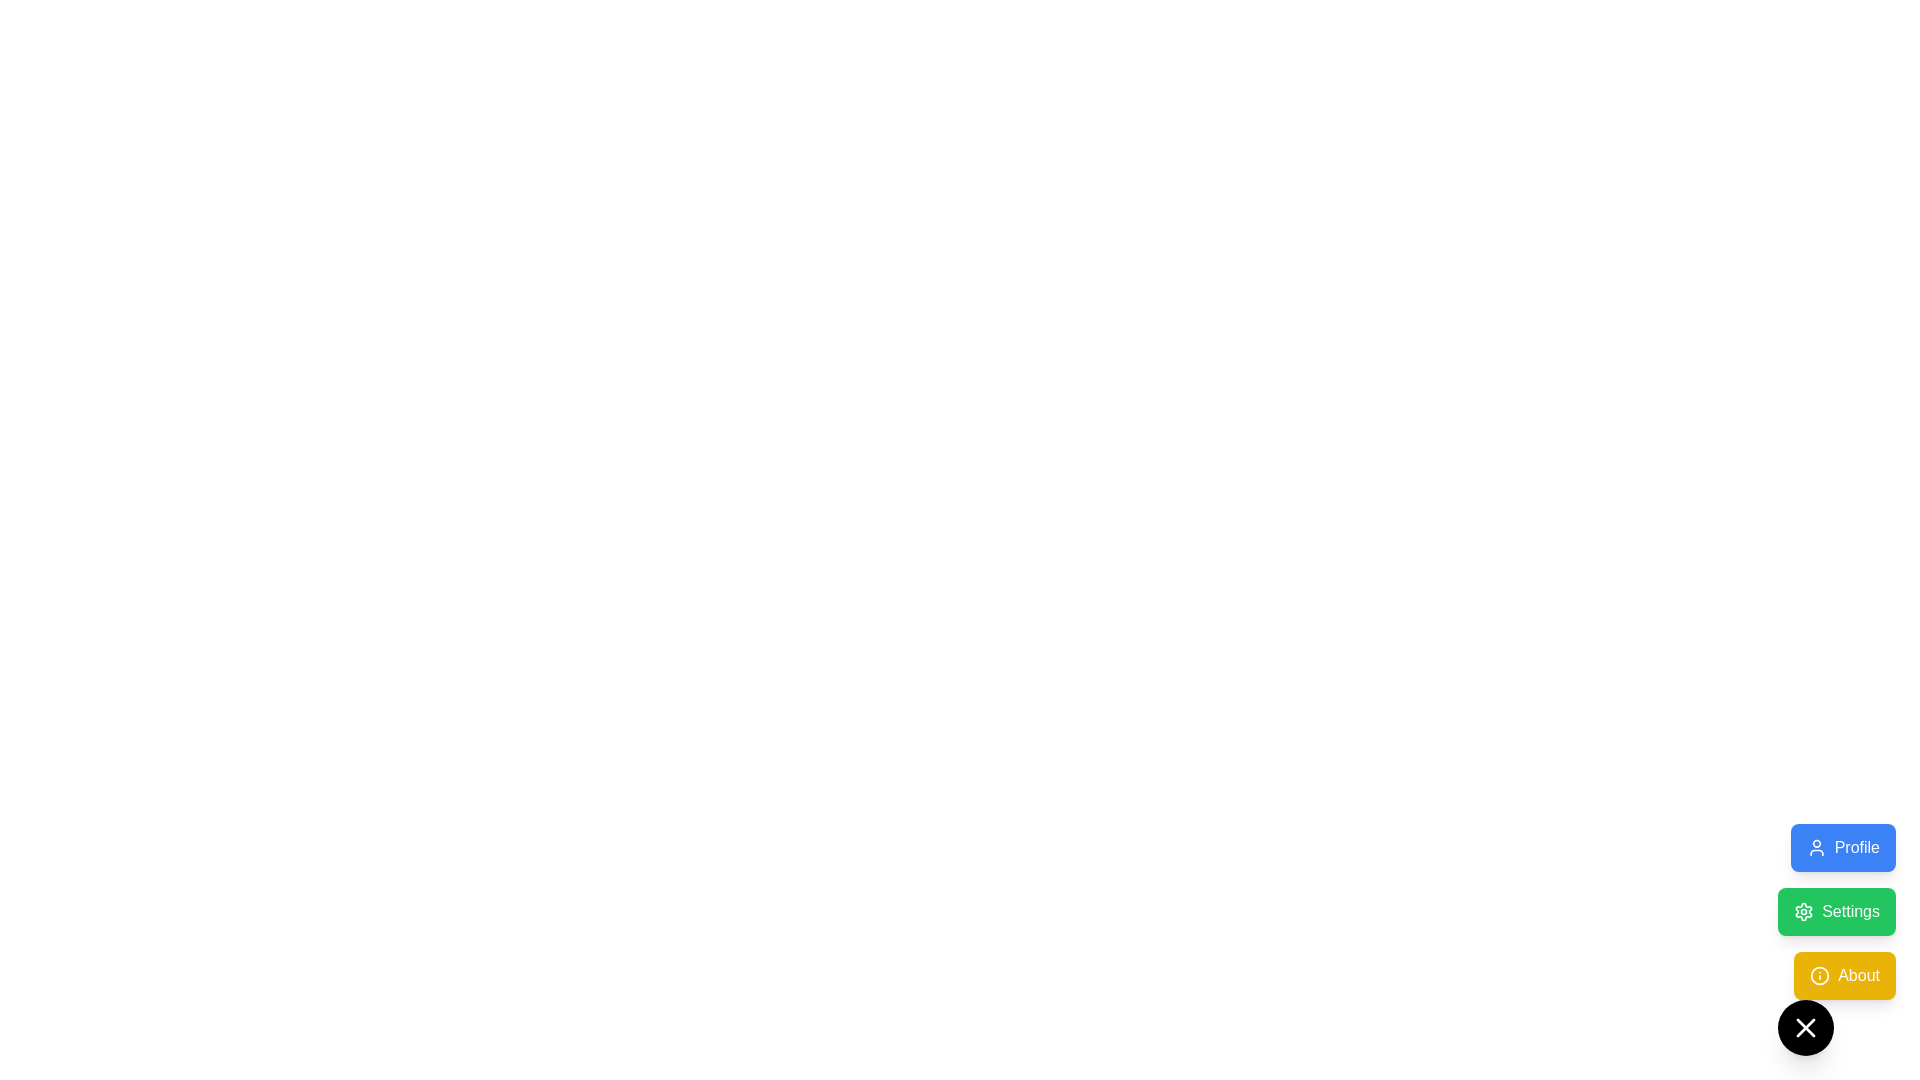 The image size is (1920, 1080). Describe the element at coordinates (1856, 848) in the screenshot. I see `the 'Profile' text label within the blue button for accessibility navigation` at that location.